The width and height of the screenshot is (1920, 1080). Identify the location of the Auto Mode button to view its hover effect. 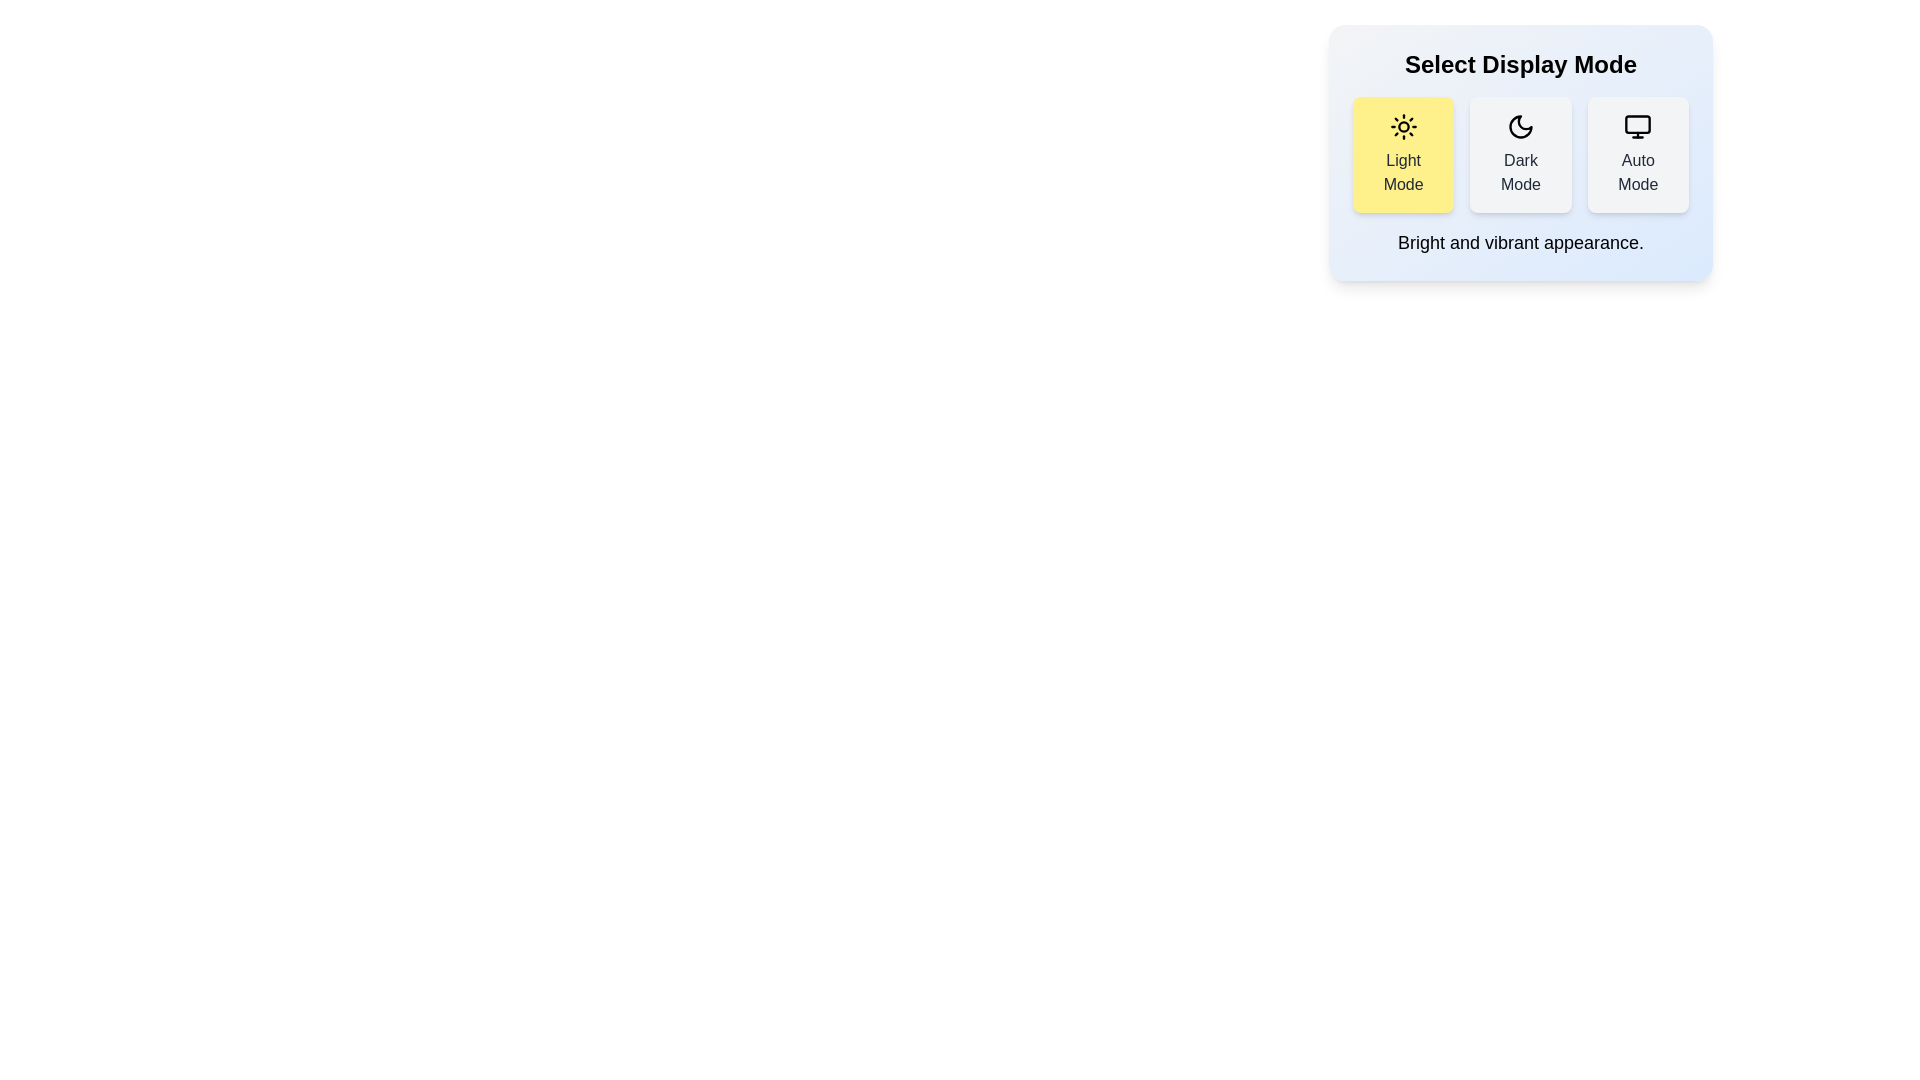
(1638, 153).